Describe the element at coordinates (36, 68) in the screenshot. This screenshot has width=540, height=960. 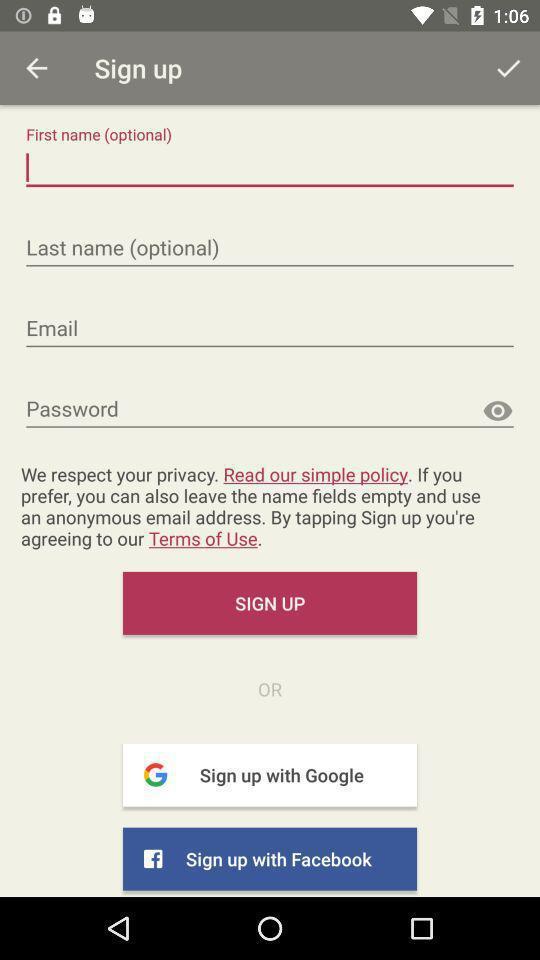
I see `prvious` at that location.